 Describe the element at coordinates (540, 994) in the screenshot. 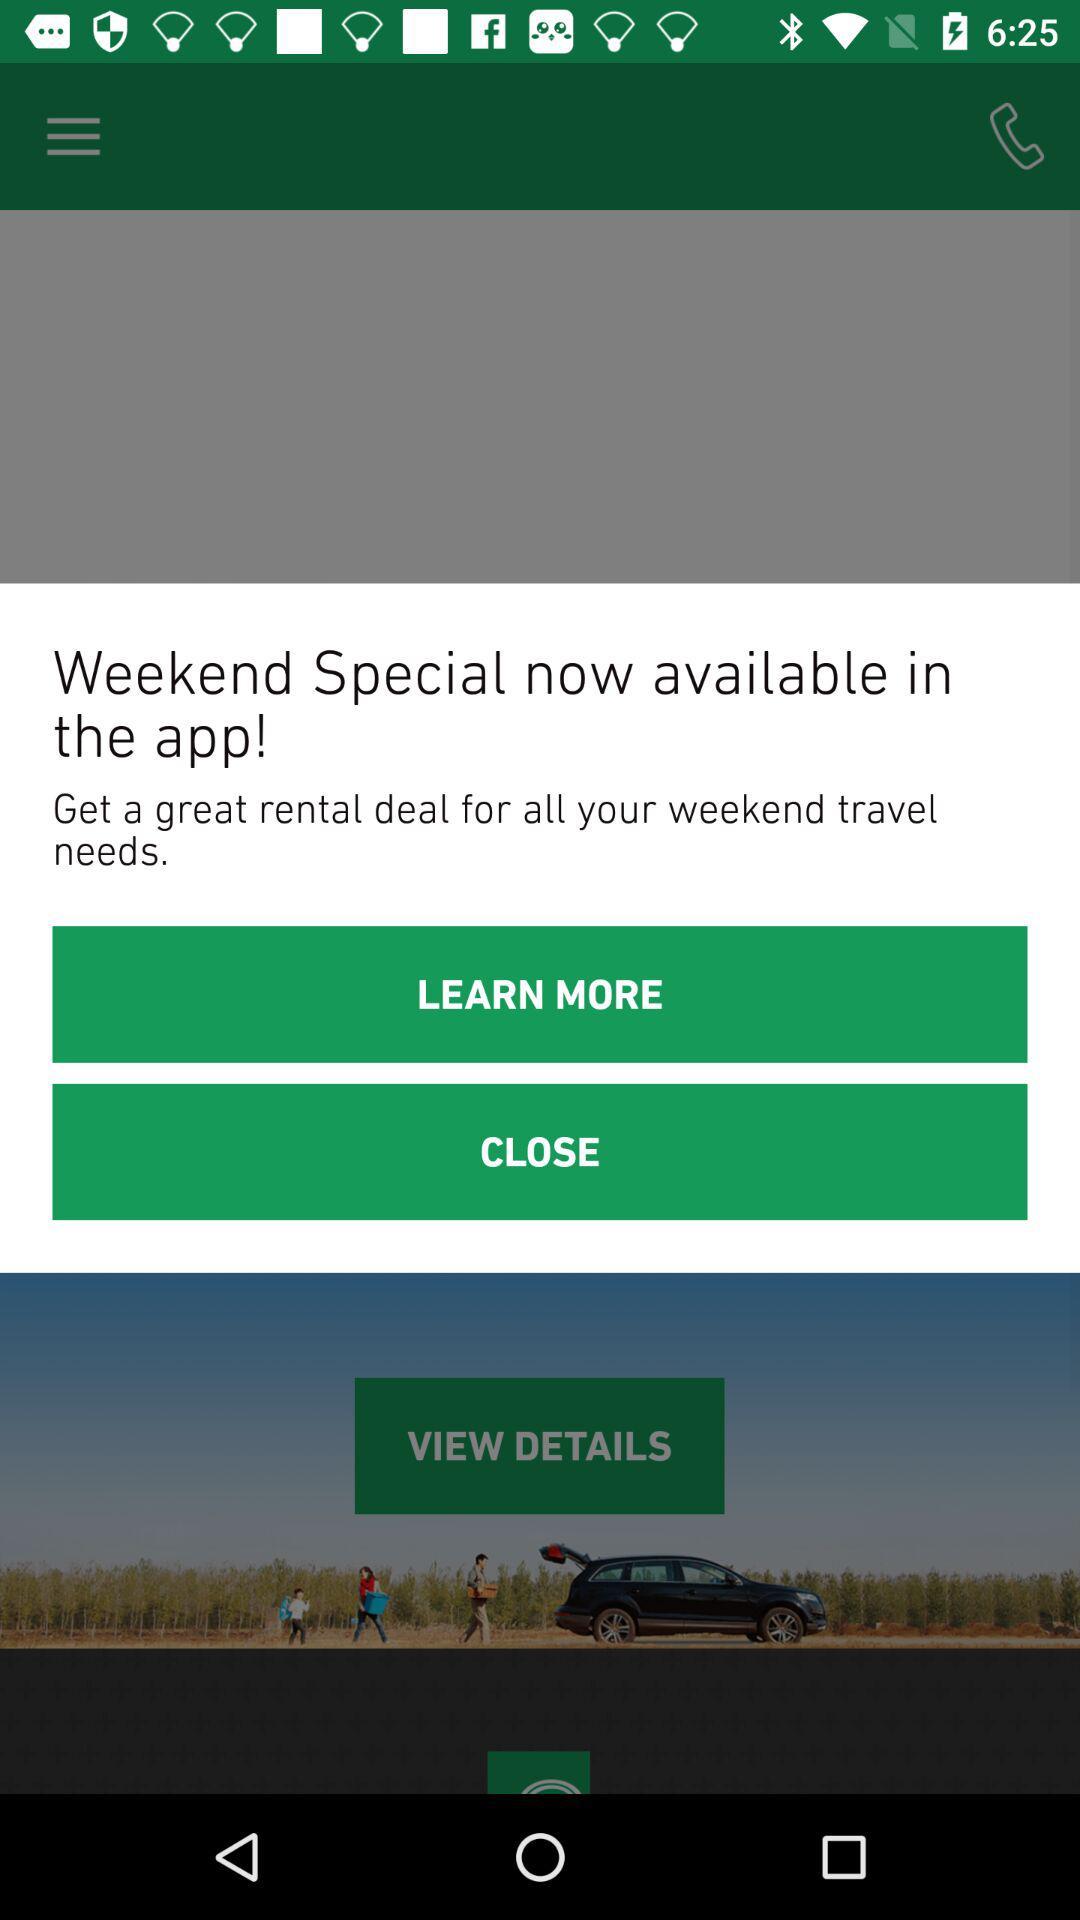

I see `icon above the close item` at that location.